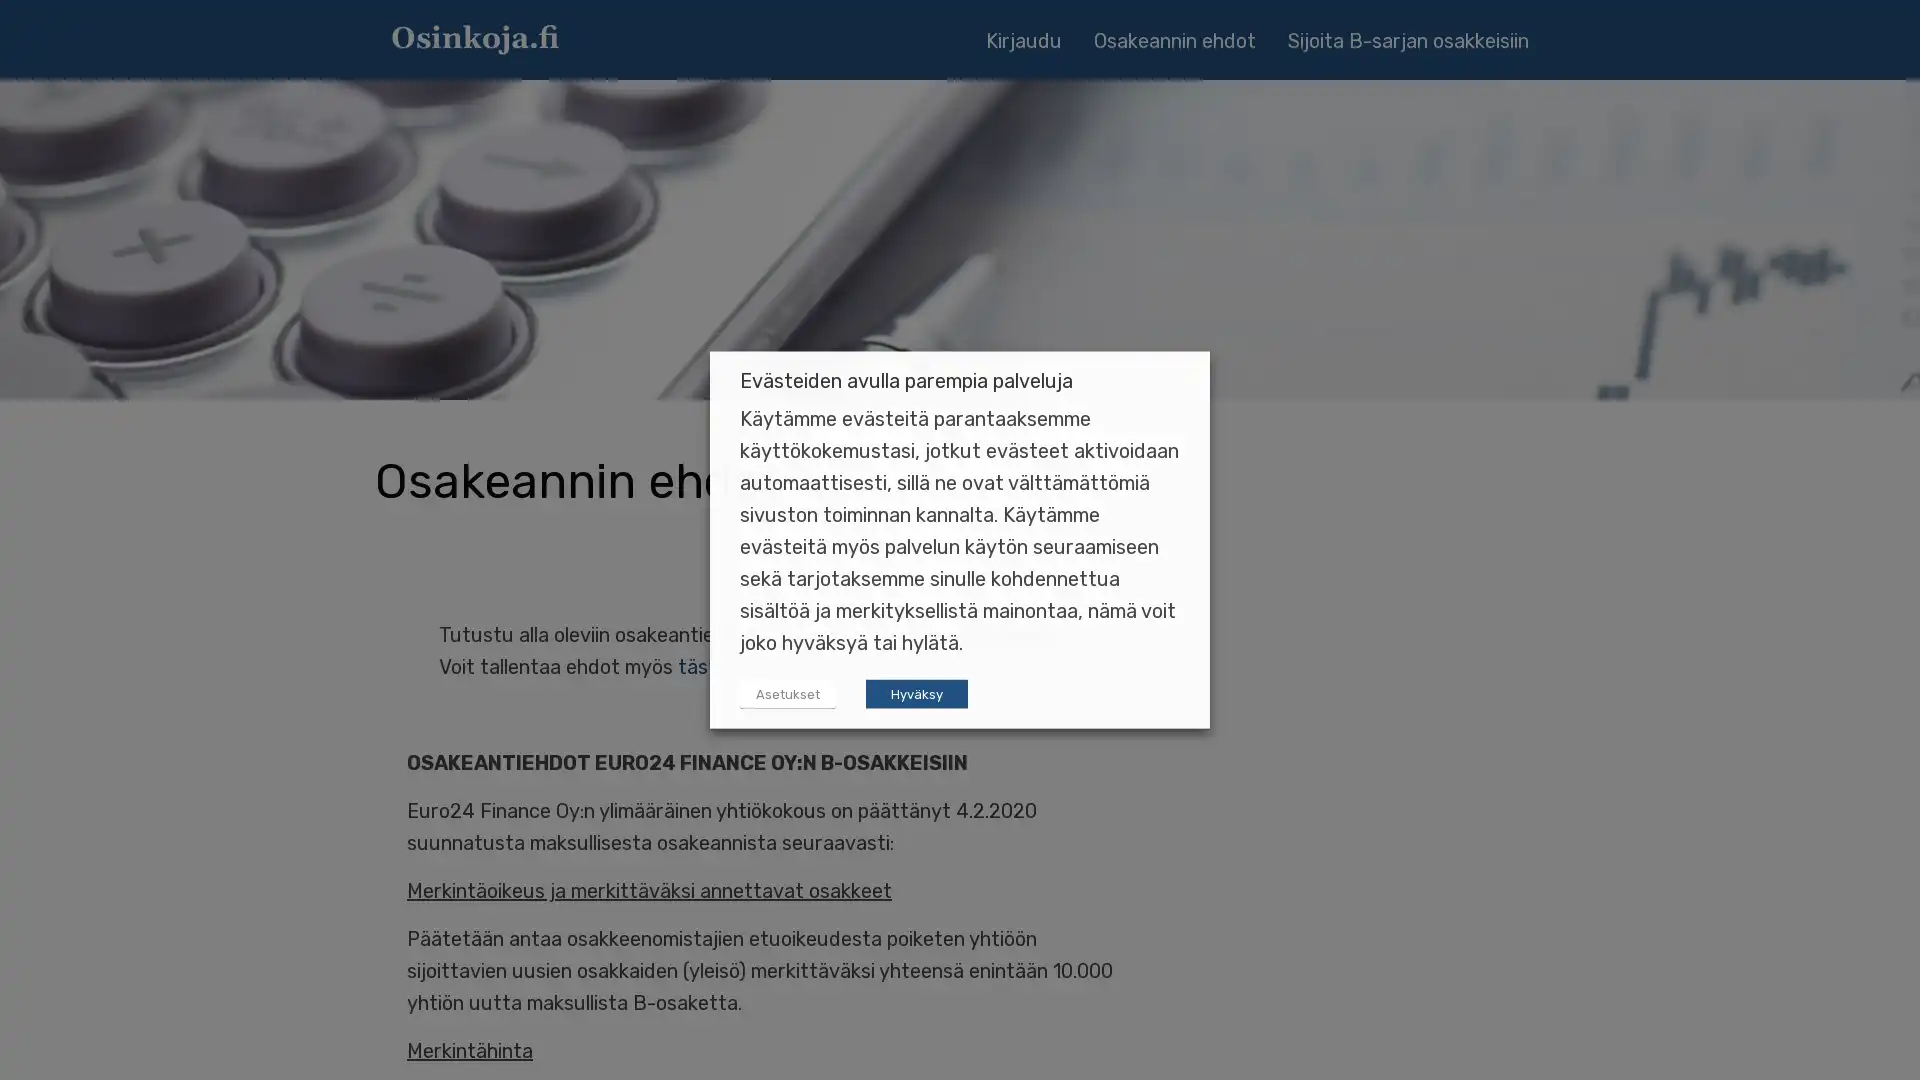 The image size is (1920, 1080). What do you see at coordinates (915, 692) in the screenshot?
I see `Hyvaksy` at bounding box center [915, 692].